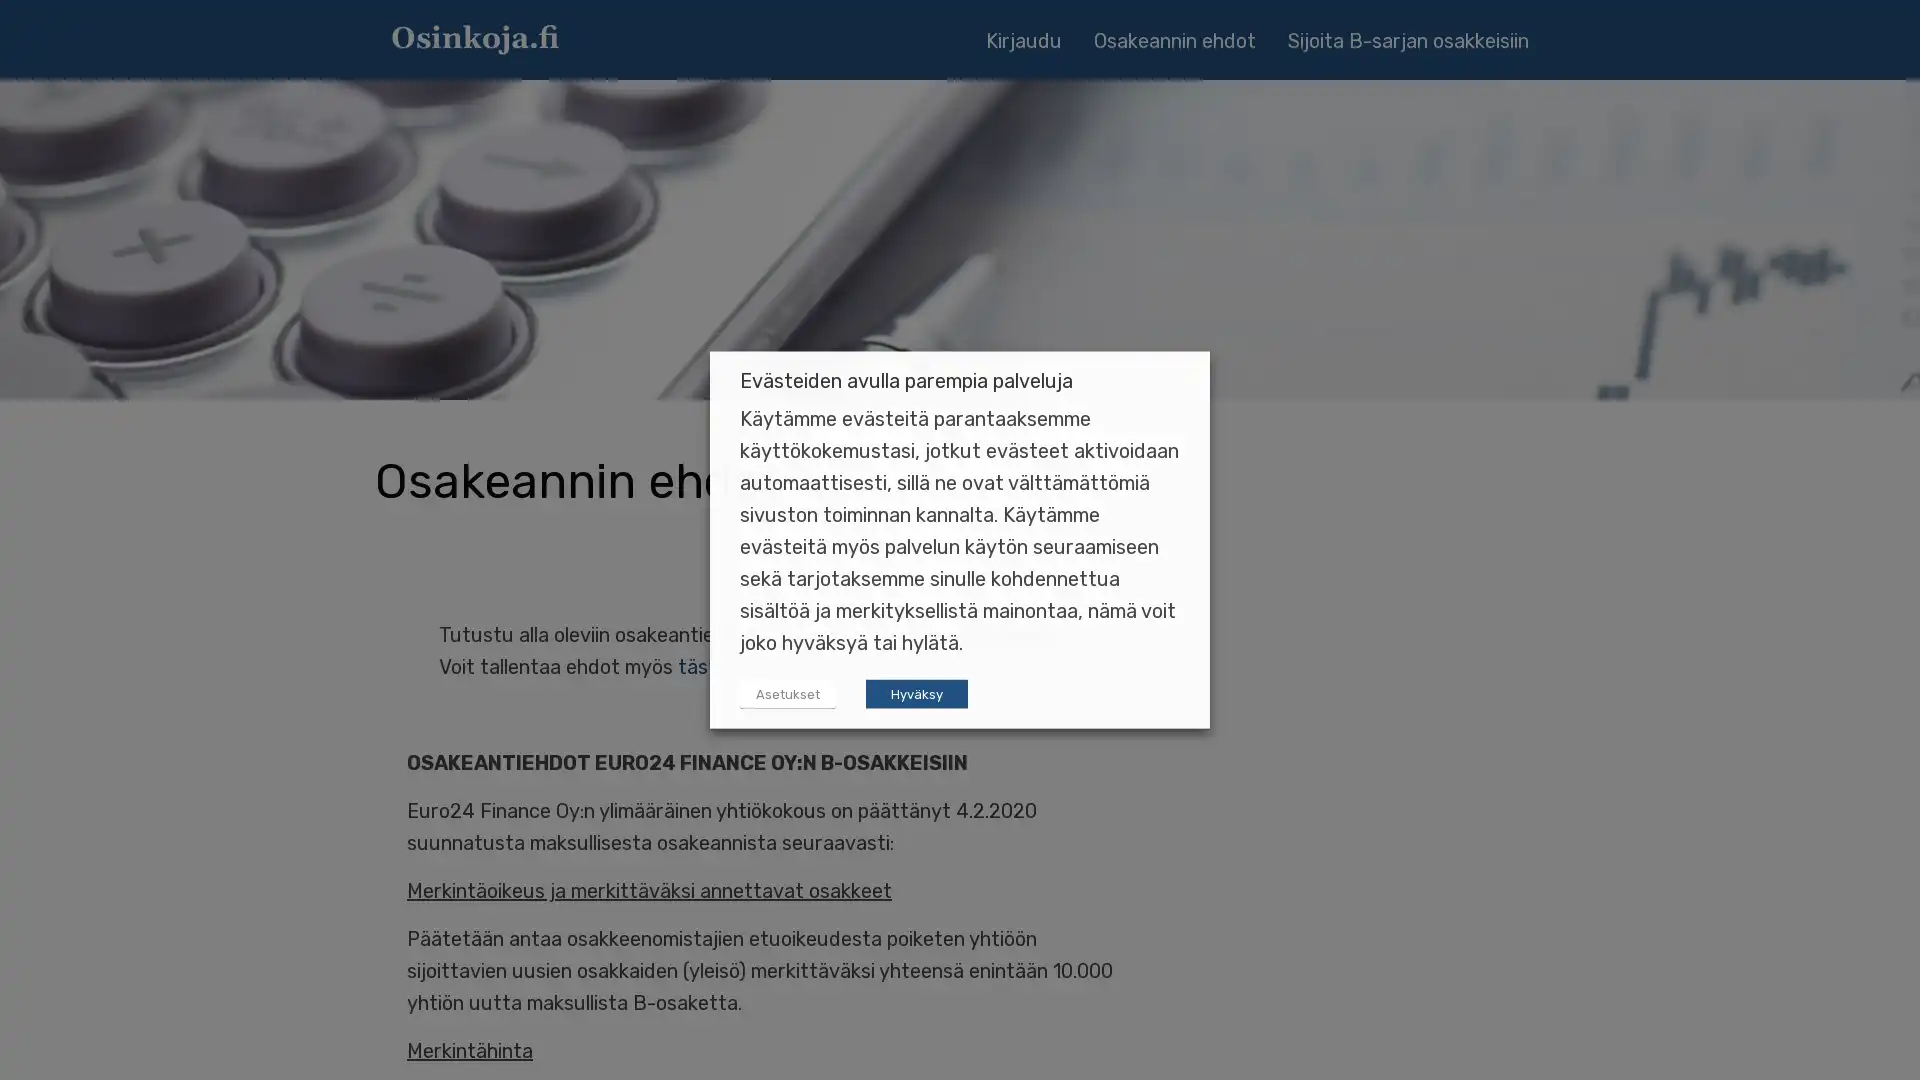 The image size is (1920, 1080). What do you see at coordinates (915, 692) in the screenshot?
I see `Hyvaksy` at bounding box center [915, 692].